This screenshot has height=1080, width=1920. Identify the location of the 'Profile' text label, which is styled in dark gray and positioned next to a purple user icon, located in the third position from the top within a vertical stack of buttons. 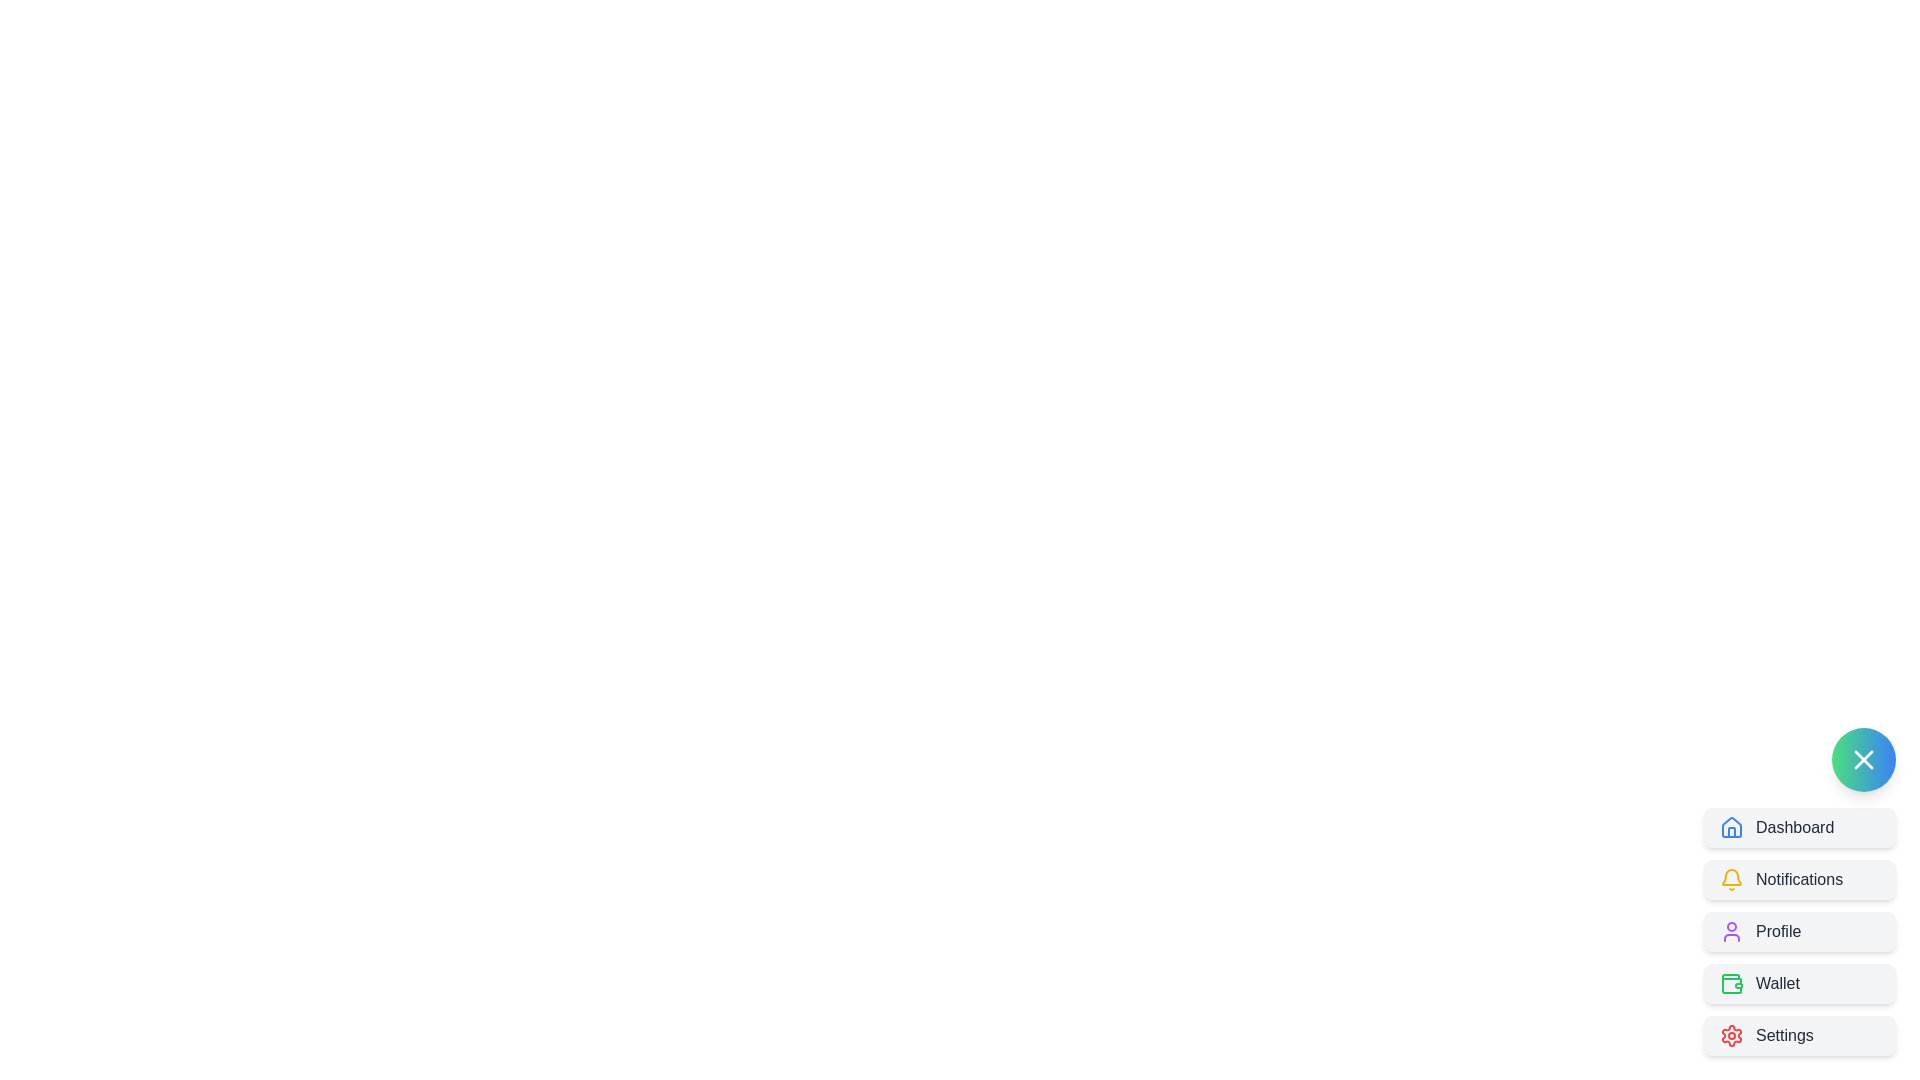
(1778, 932).